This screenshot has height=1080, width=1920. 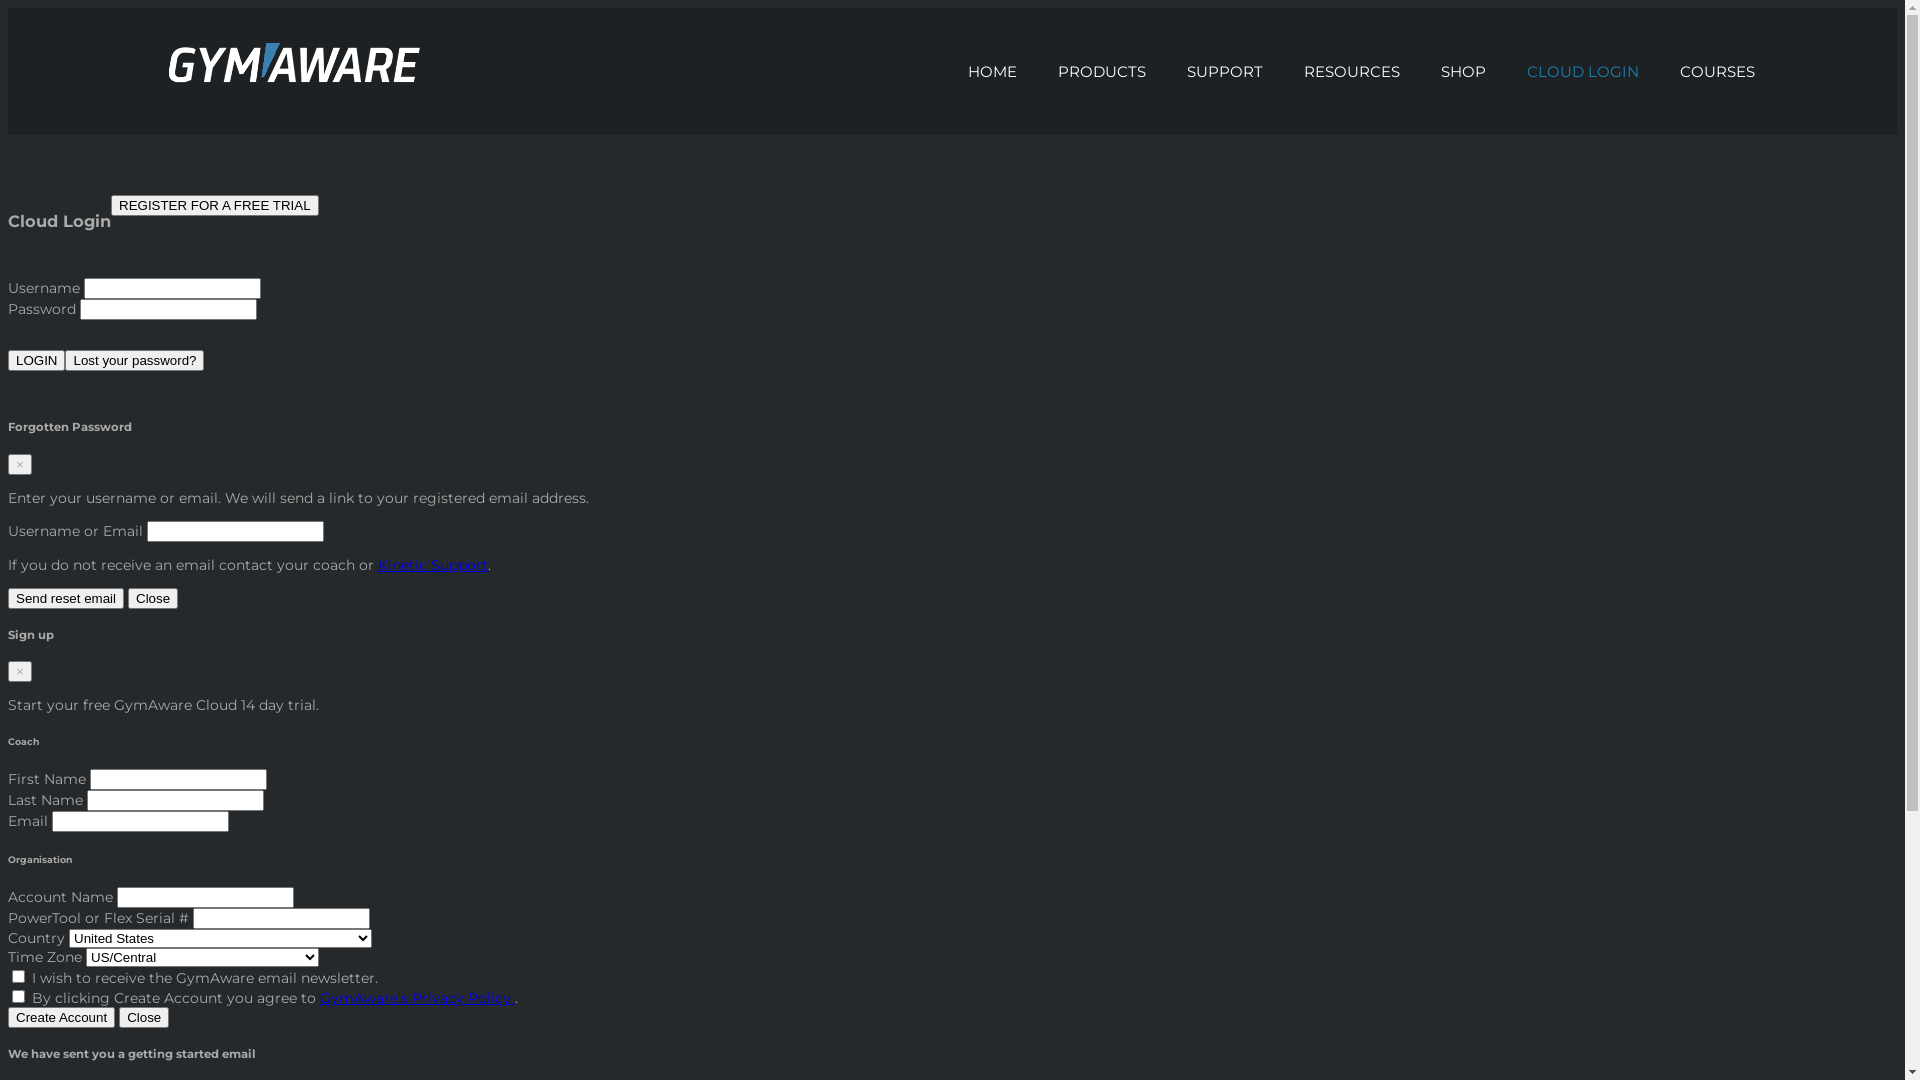 What do you see at coordinates (65, 360) in the screenshot?
I see `'Lost your password?'` at bounding box center [65, 360].